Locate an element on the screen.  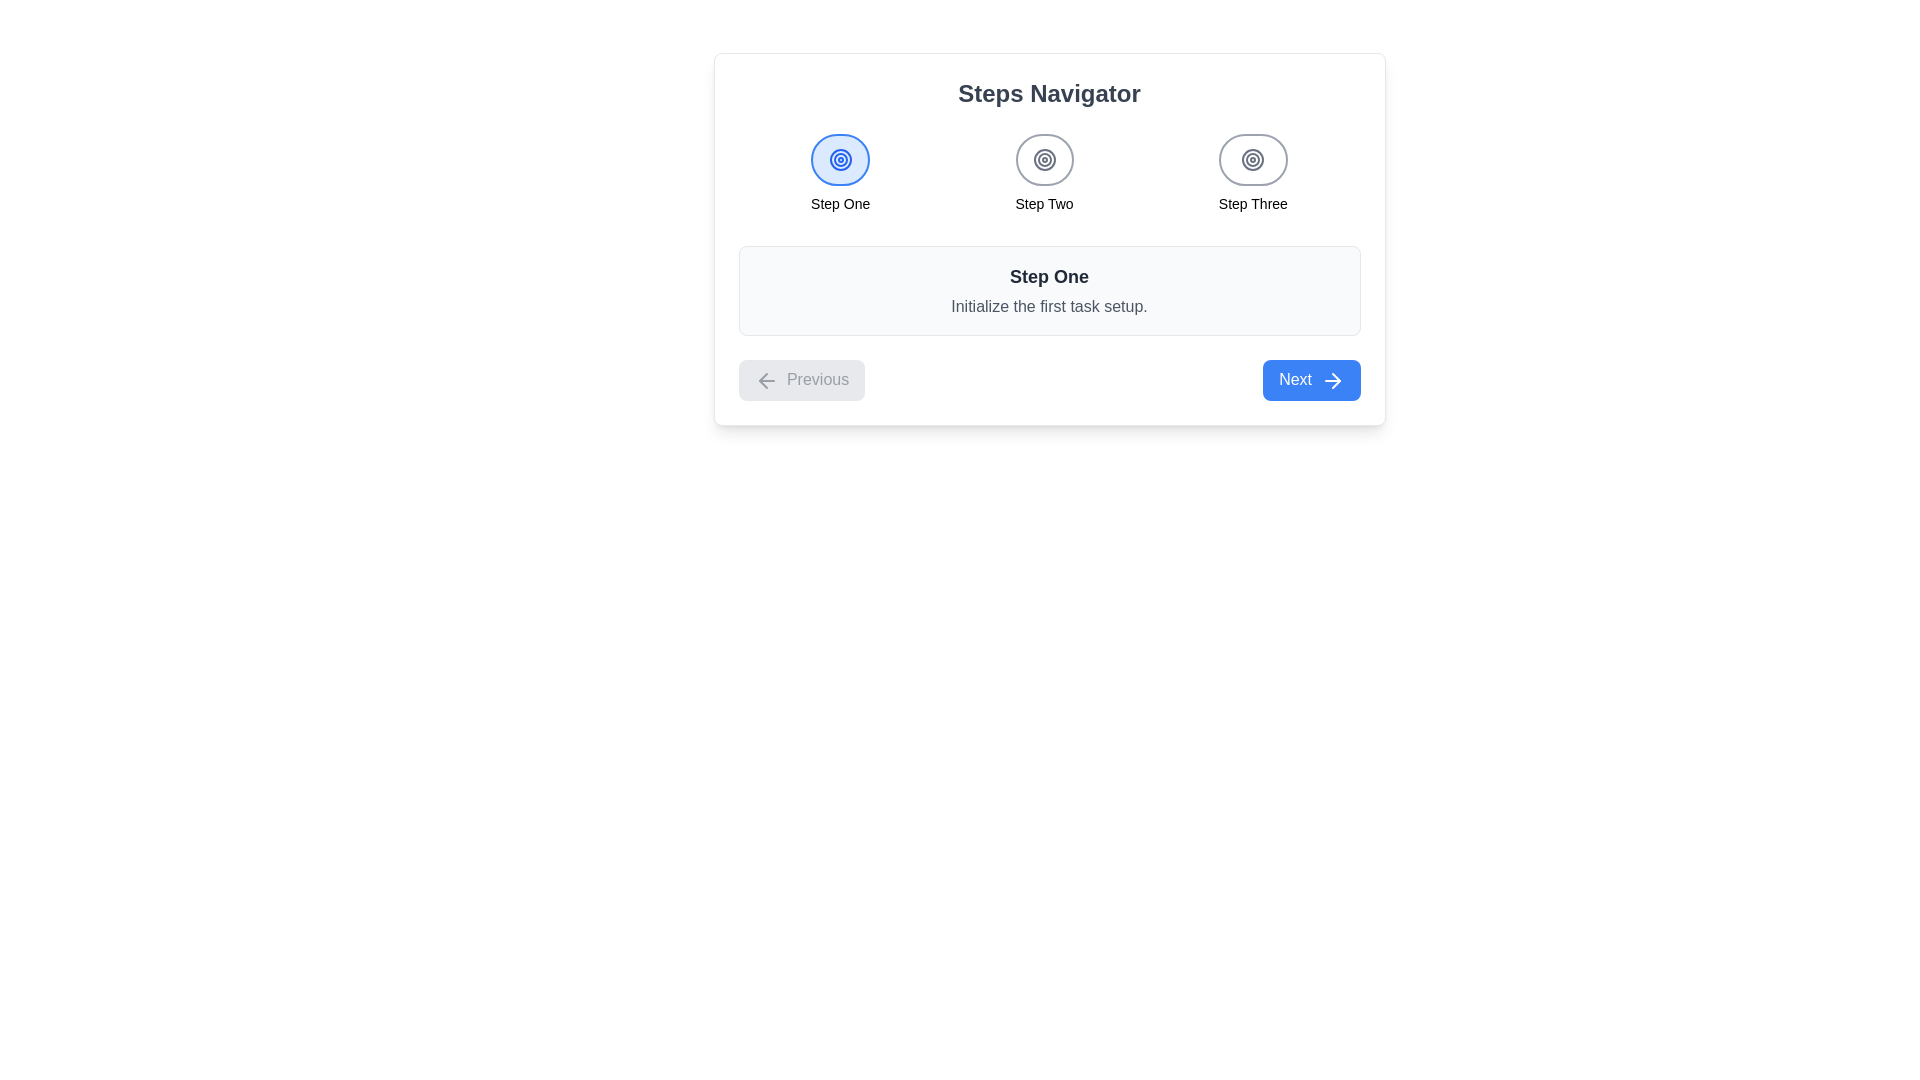
the static text element displaying 'Step Three', which is the third step indicator in a horizontal sequence of steps, located at the top of the interface is located at coordinates (1252, 204).